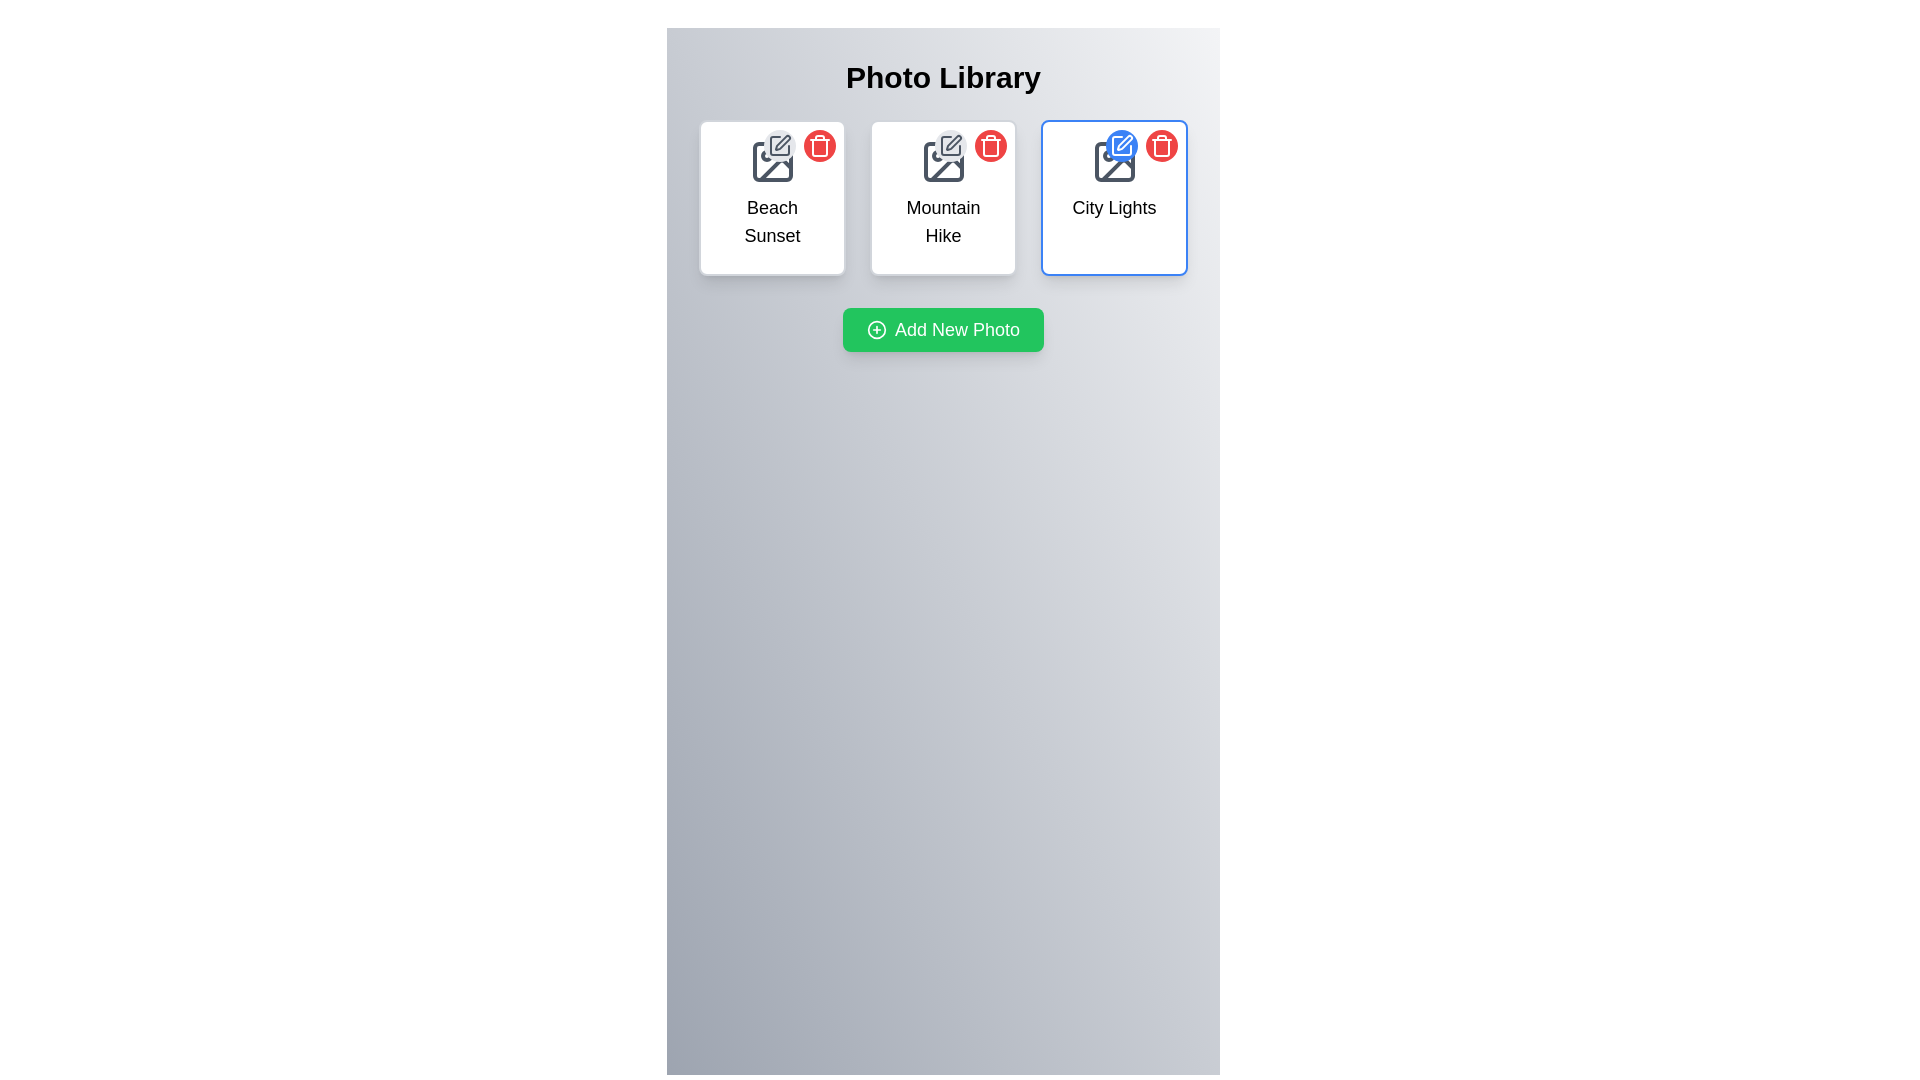 This screenshot has width=1920, height=1080. I want to click on the circular red button with a white trash bin icon located at the top-right corner of the 'City Lights' card, so click(1161, 145).